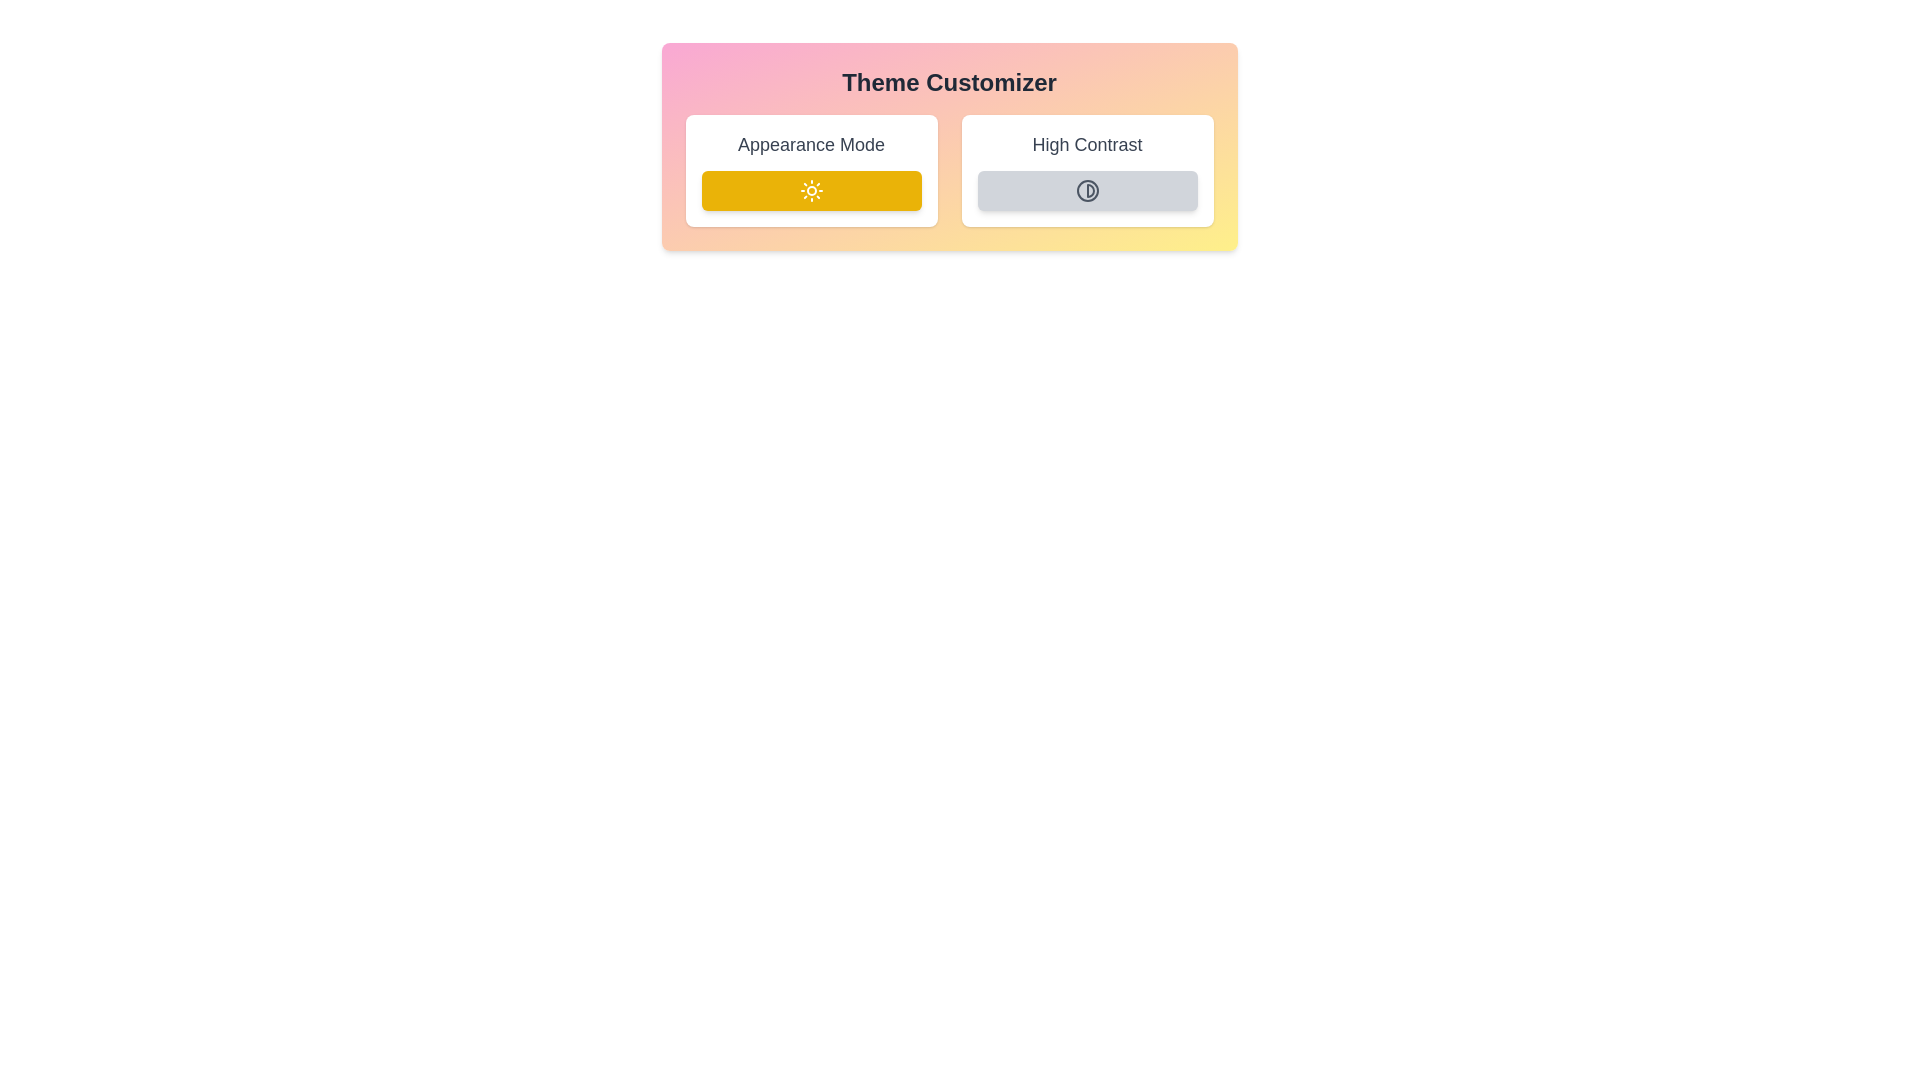 Image resolution: width=1920 pixels, height=1080 pixels. Describe the element at coordinates (811, 191) in the screenshot. I see `the 'Appearance Mode' button to toggle its state` at that location.